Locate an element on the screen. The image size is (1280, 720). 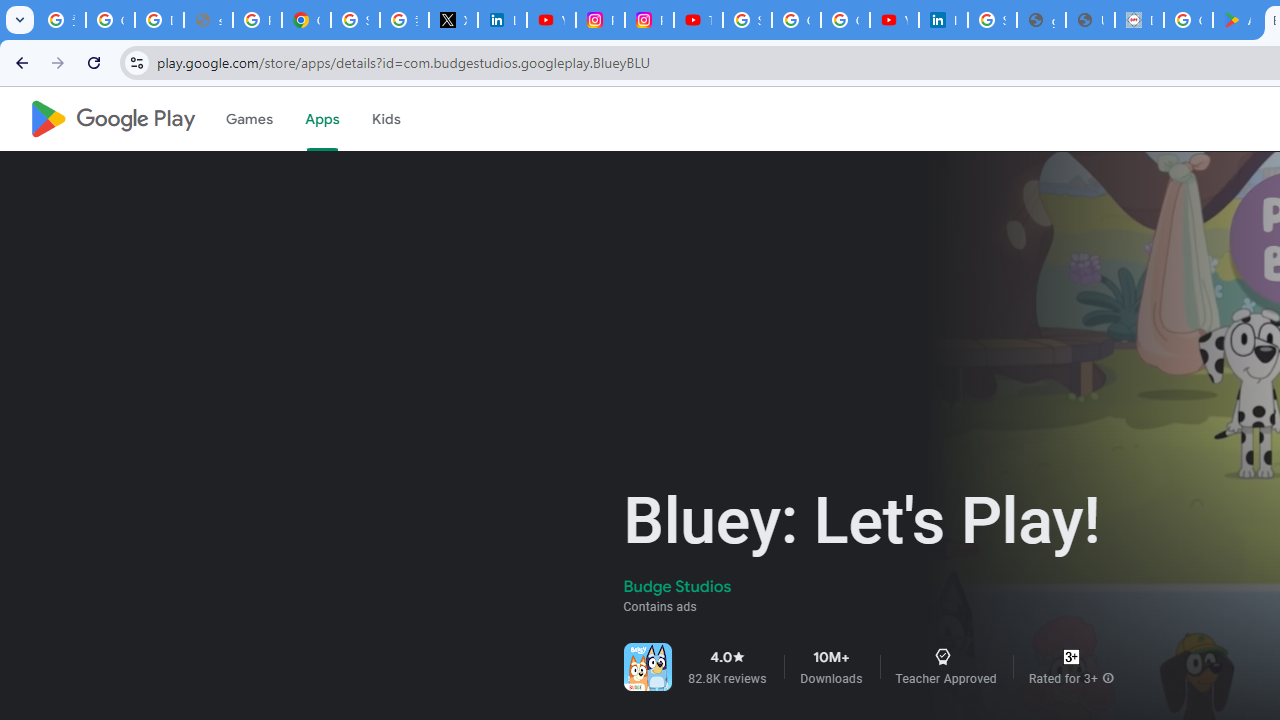
'Data Privacy Framework' is located at coordinates (1139, 20).